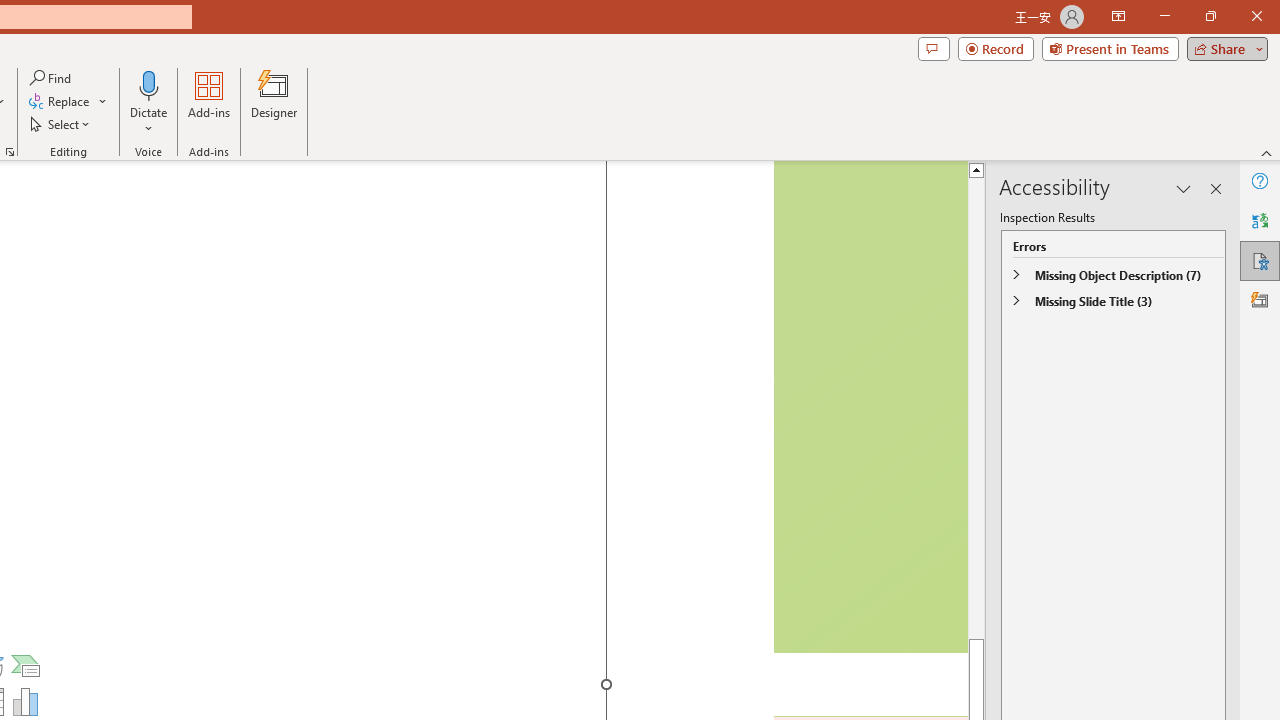 The height and width of the screenshot is (720, 1280). What do you see at coordinates (148, 103) in the screenshot?
I see `'Dictate'` at bounding box center [148, 103].